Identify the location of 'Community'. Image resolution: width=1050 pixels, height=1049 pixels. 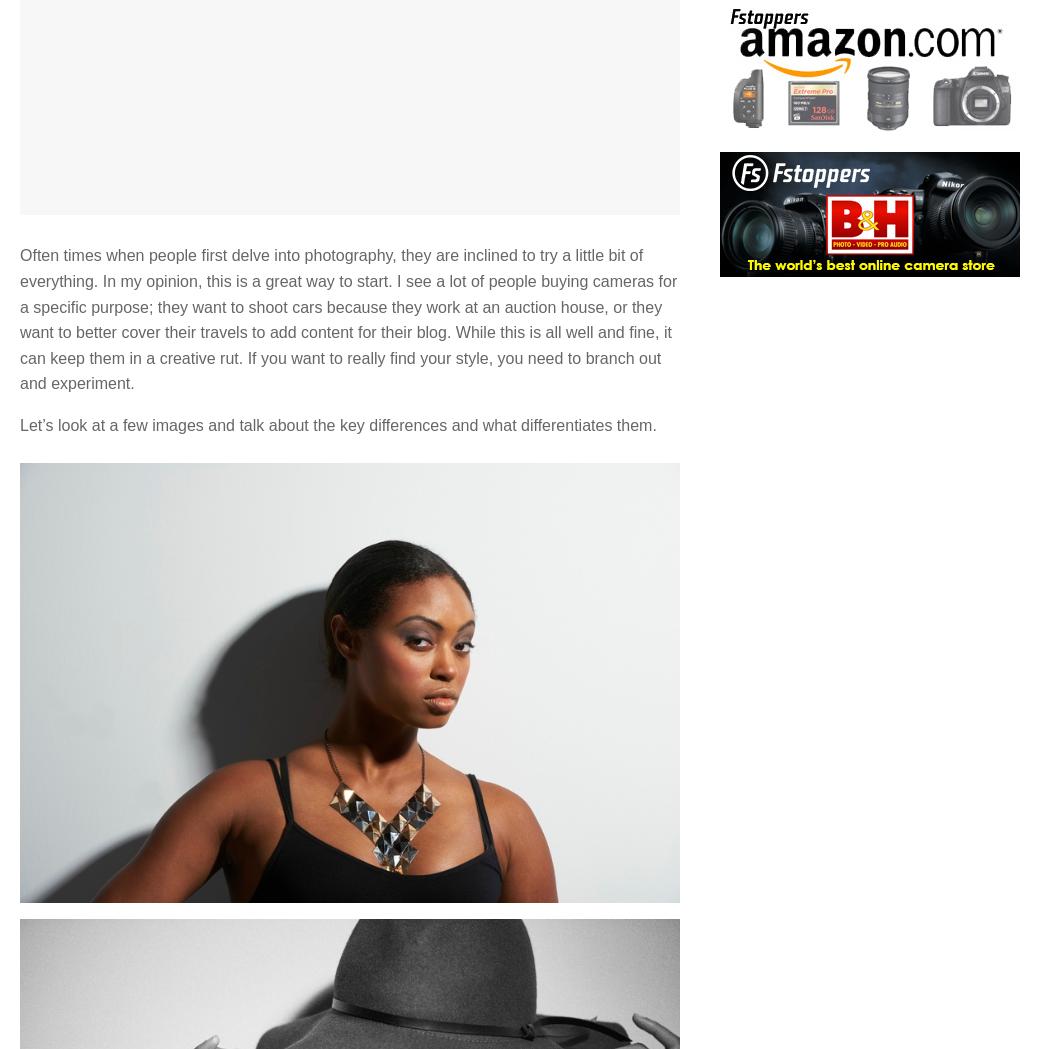
(396, 633).